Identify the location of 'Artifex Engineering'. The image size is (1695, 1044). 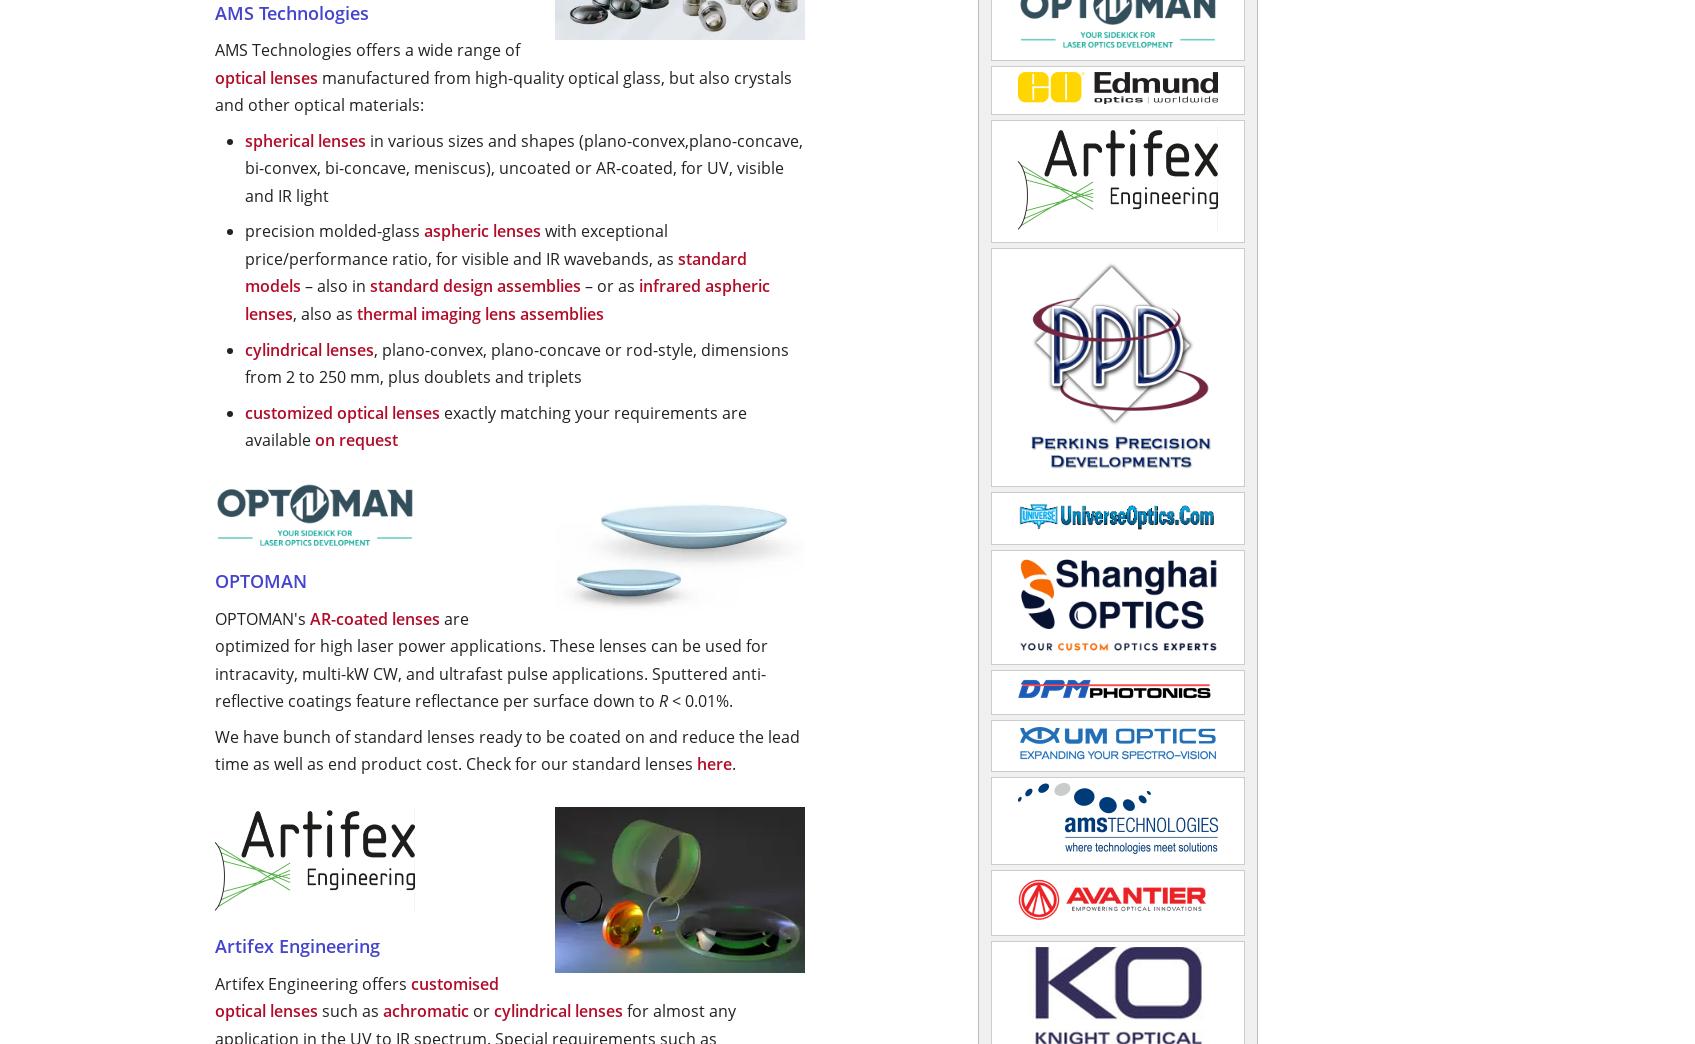
(297, 944).